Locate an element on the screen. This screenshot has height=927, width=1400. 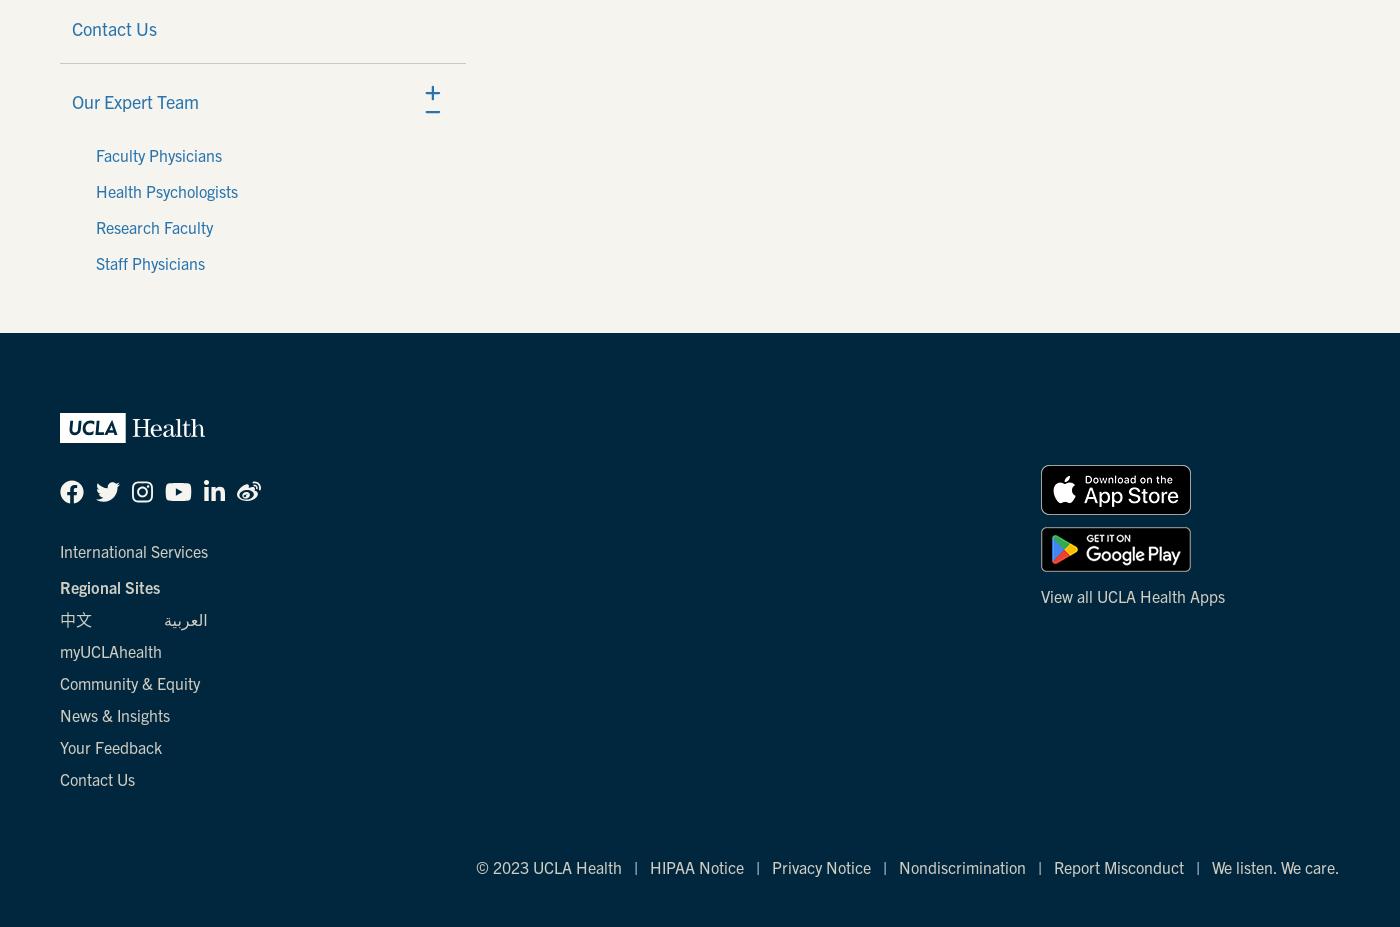
'Research Faculty' is located at coordinates (154, 226).